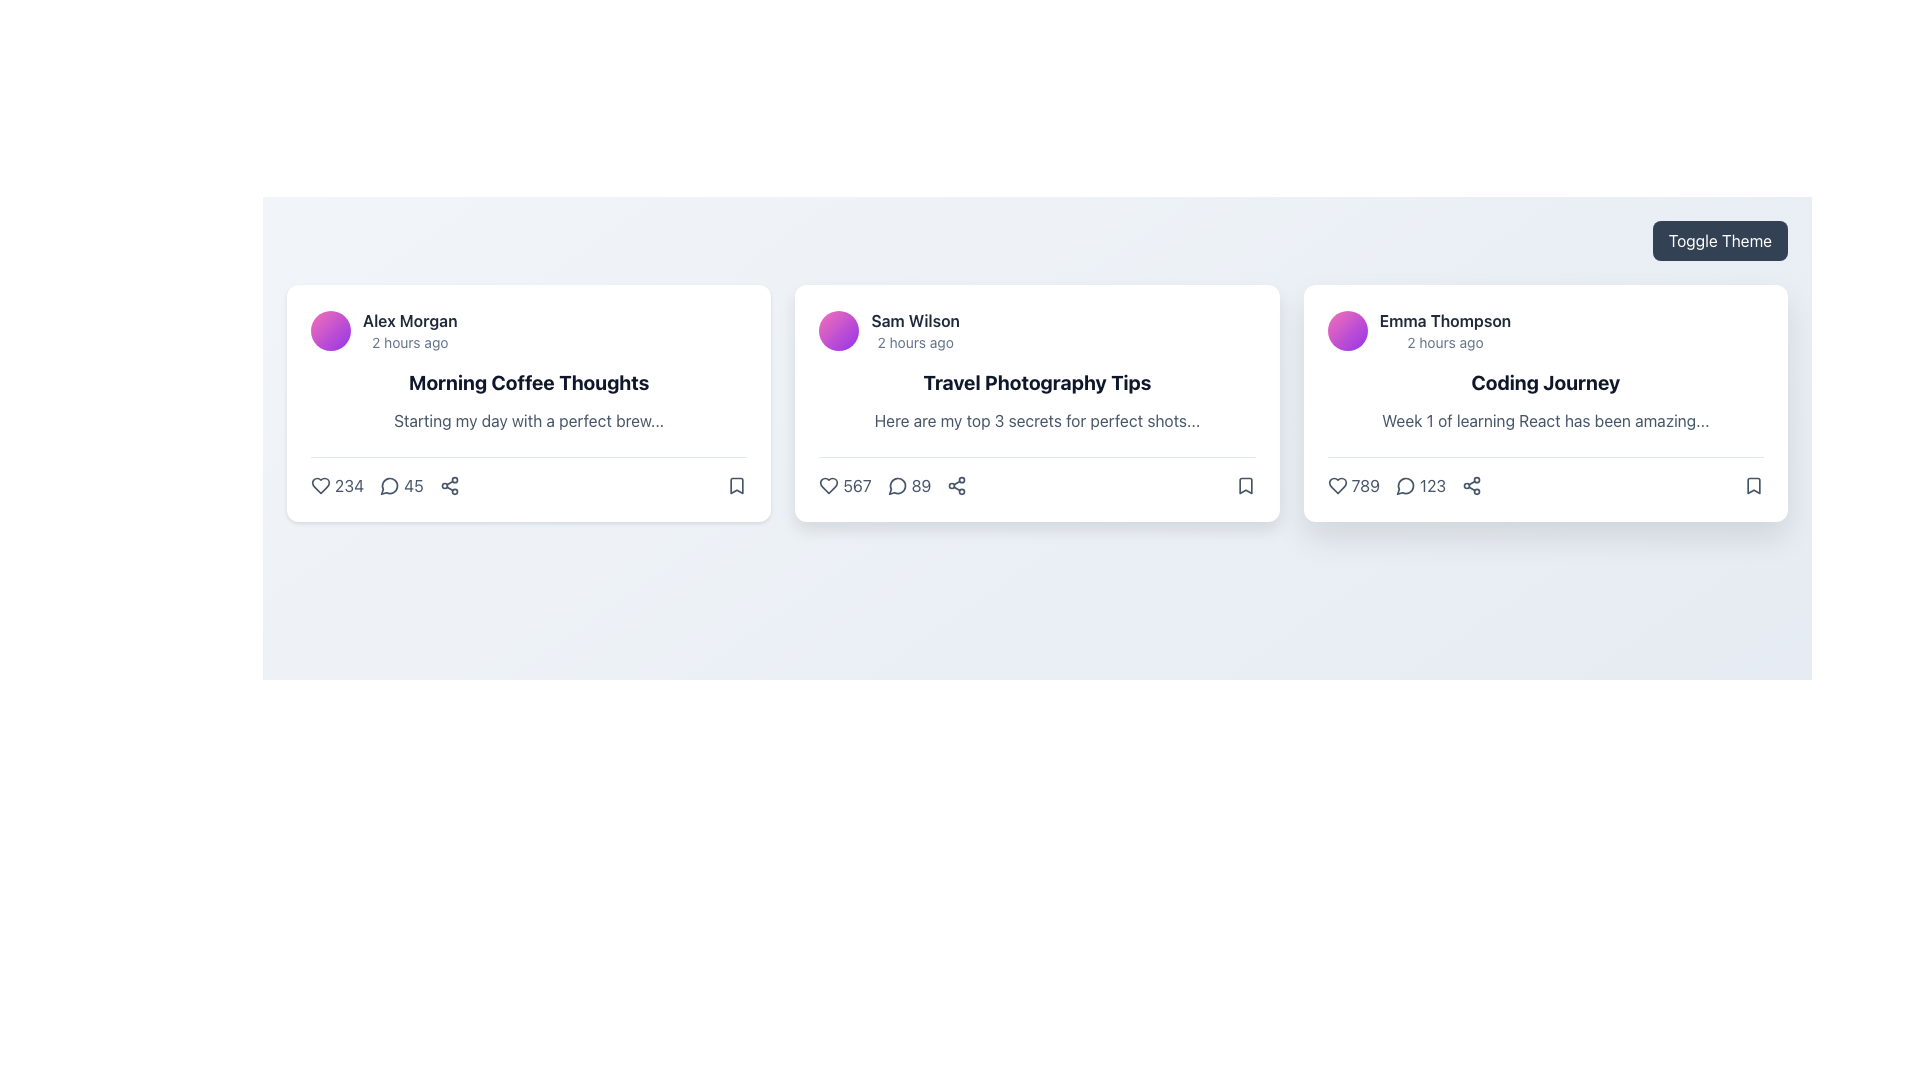 This screenshot has width=1920, height=1080. I want to click on the comment button icon located in the bottom-right corner of the card displaying 'Coding Journey', so click(1405, 486).